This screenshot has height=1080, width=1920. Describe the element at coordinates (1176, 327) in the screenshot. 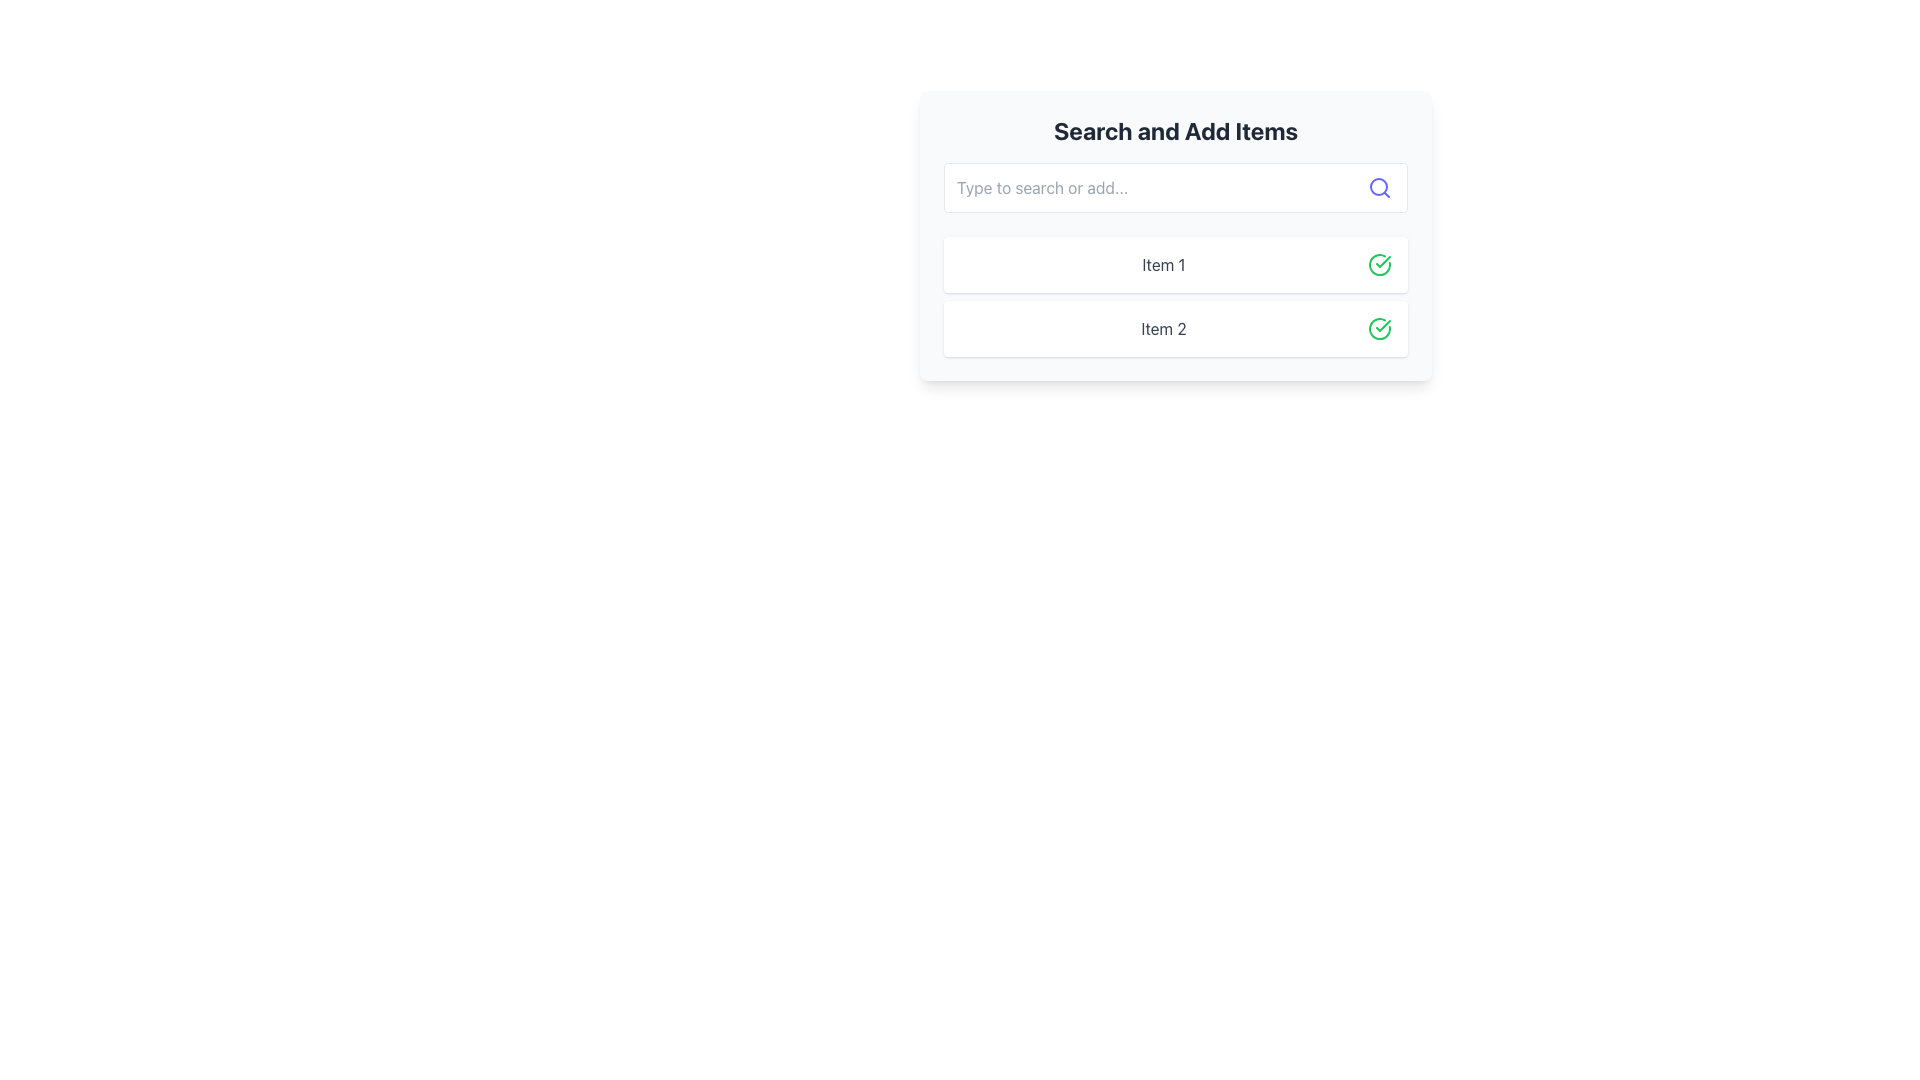

I see `the second list item labeled 'Item 2' with a green checkmark icon` at that location.